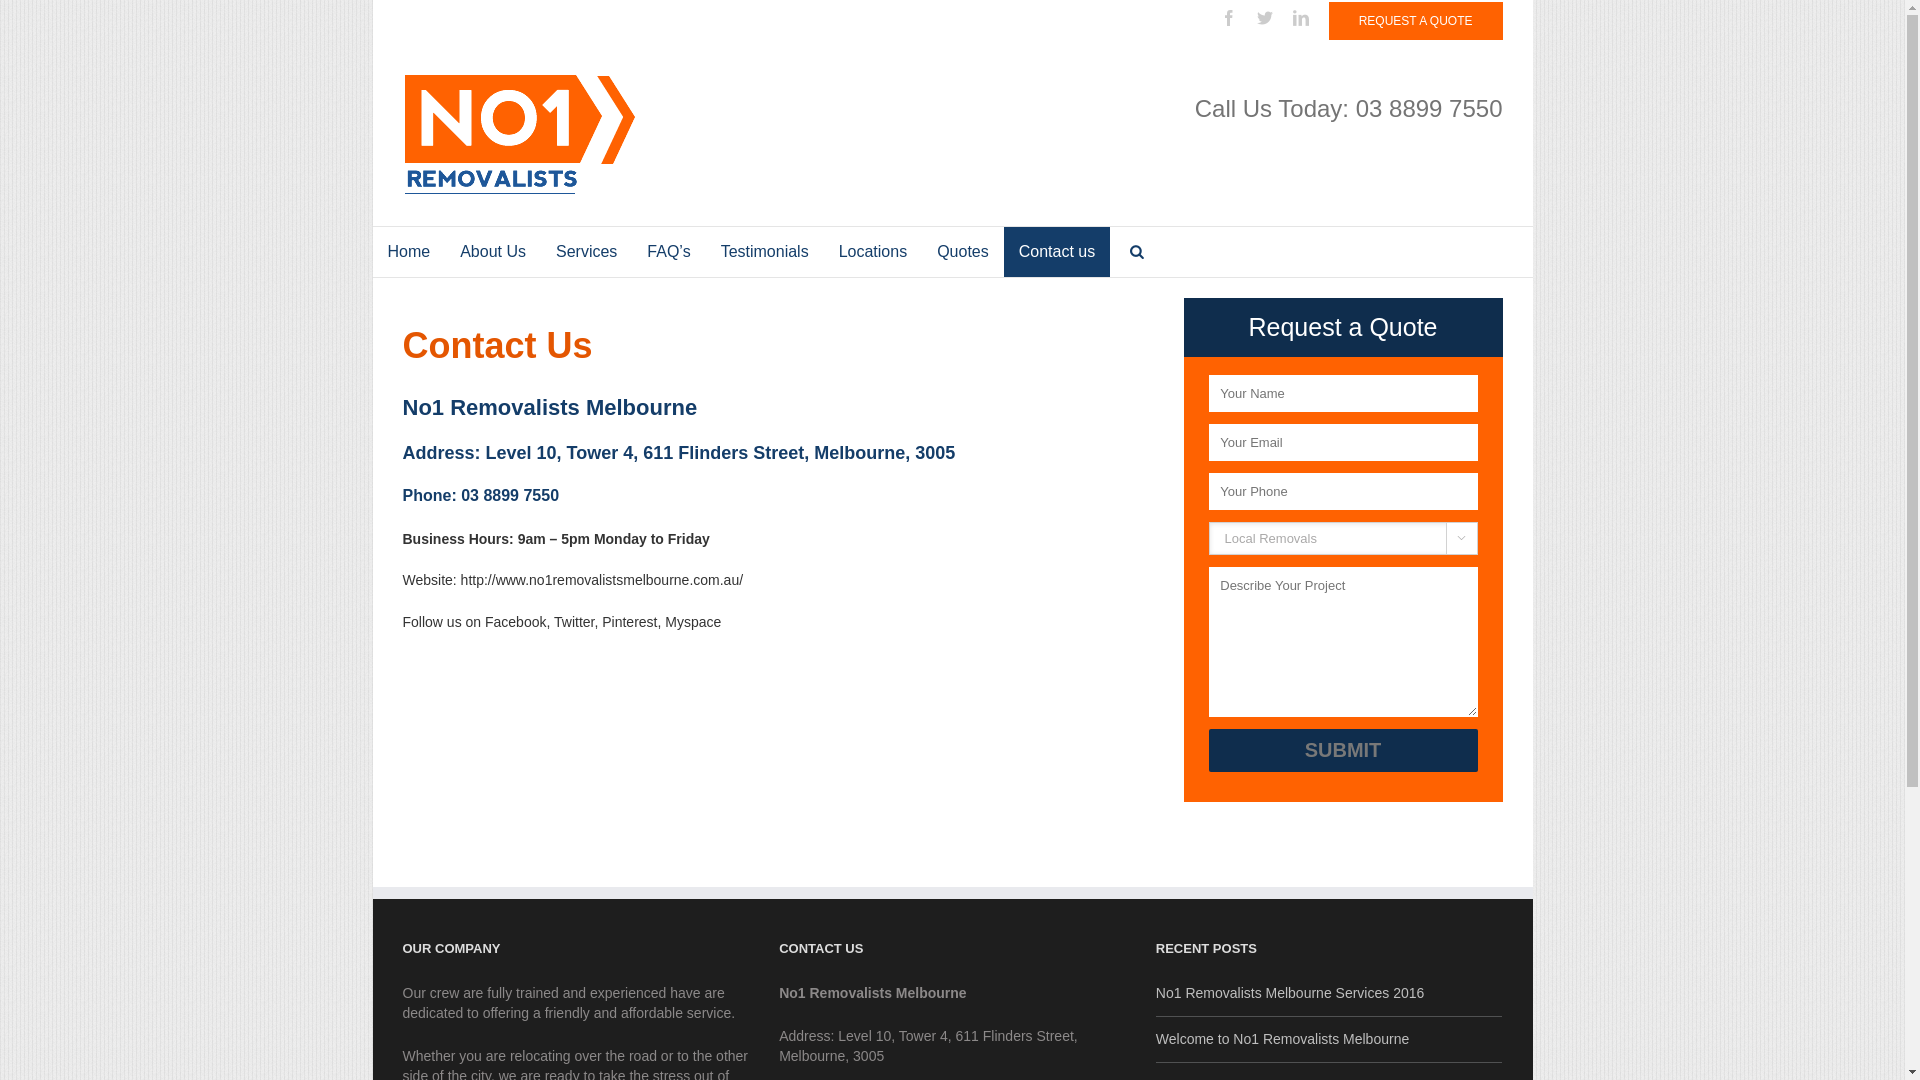  Describe the element at coordinates (692, 620) in the screenshot. I see `'Myspace'` at that location.